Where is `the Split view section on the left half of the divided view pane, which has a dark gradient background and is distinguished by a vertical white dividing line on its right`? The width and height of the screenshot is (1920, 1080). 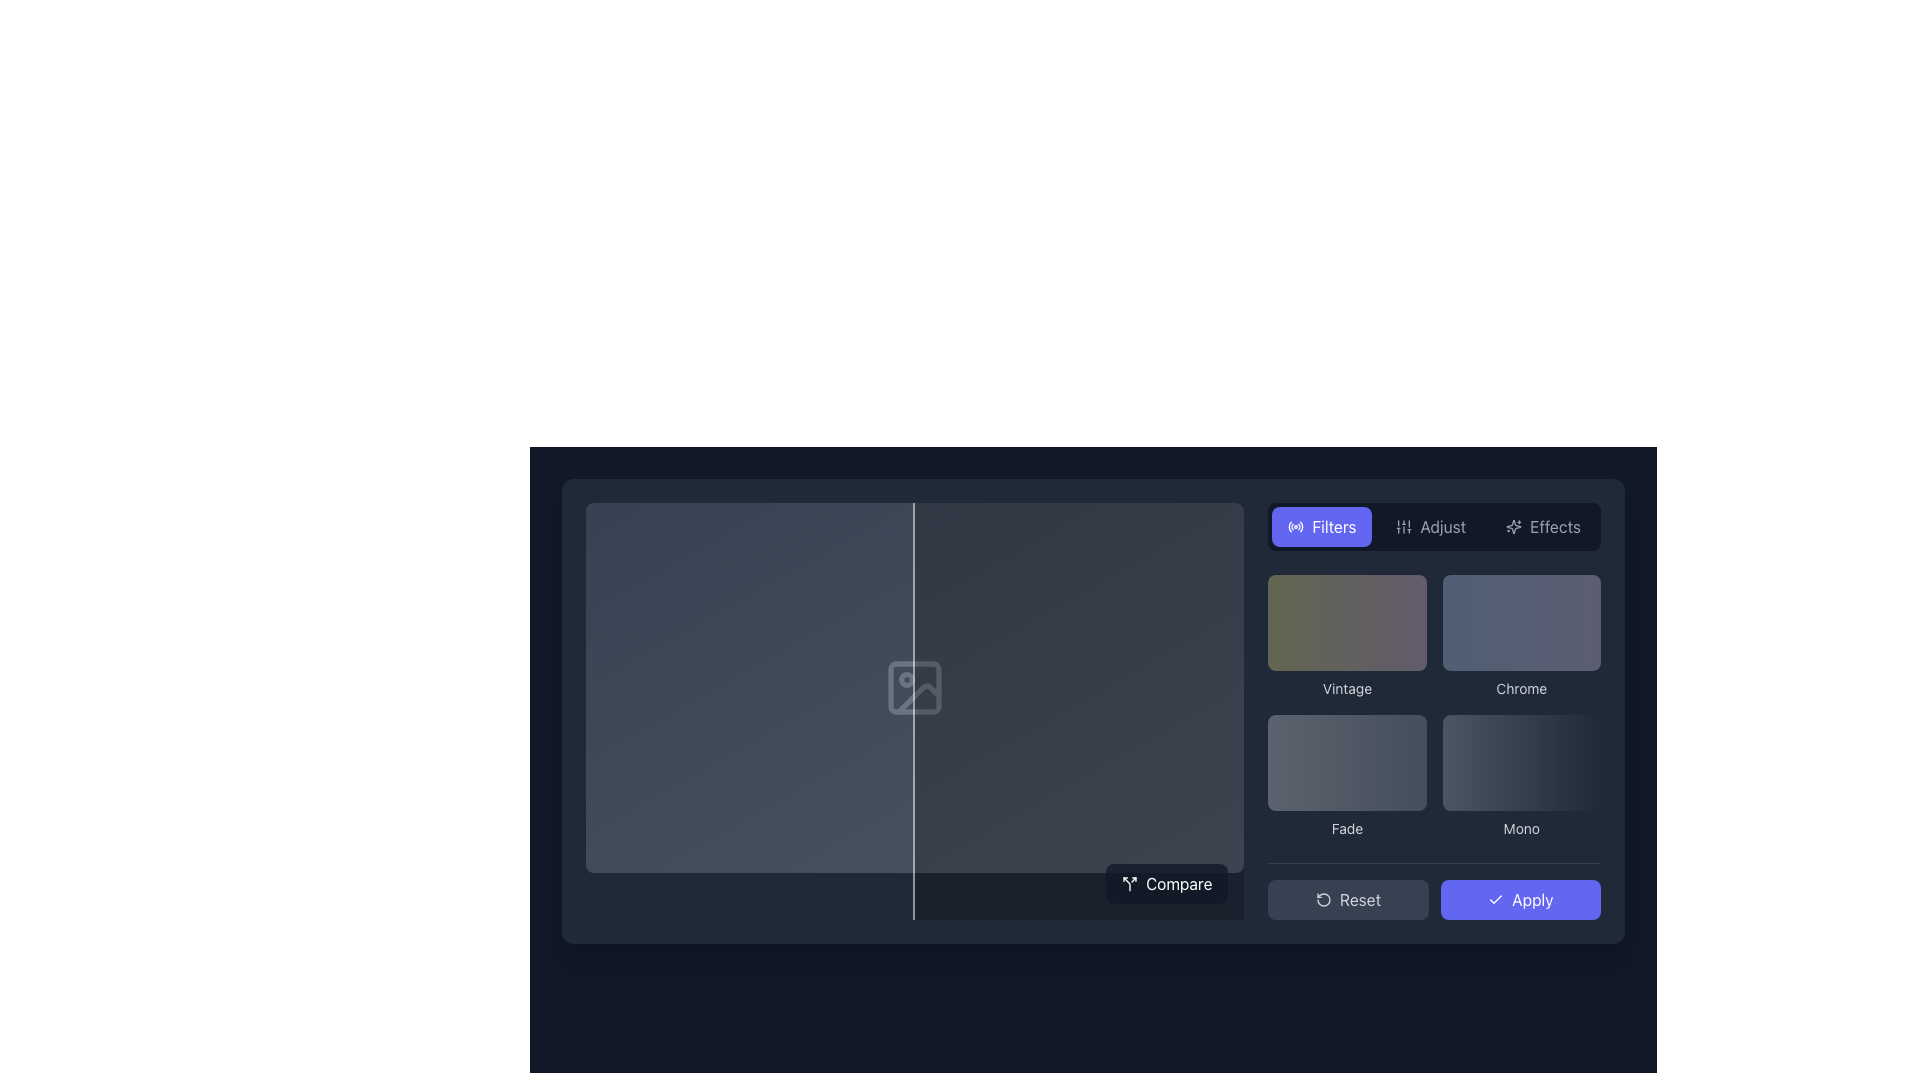 the Split view section on the left half of the divided view pane, which has a dark gradient background and is distinguished by a vertical white dividing line on its right is located at coordinates (749, 710).